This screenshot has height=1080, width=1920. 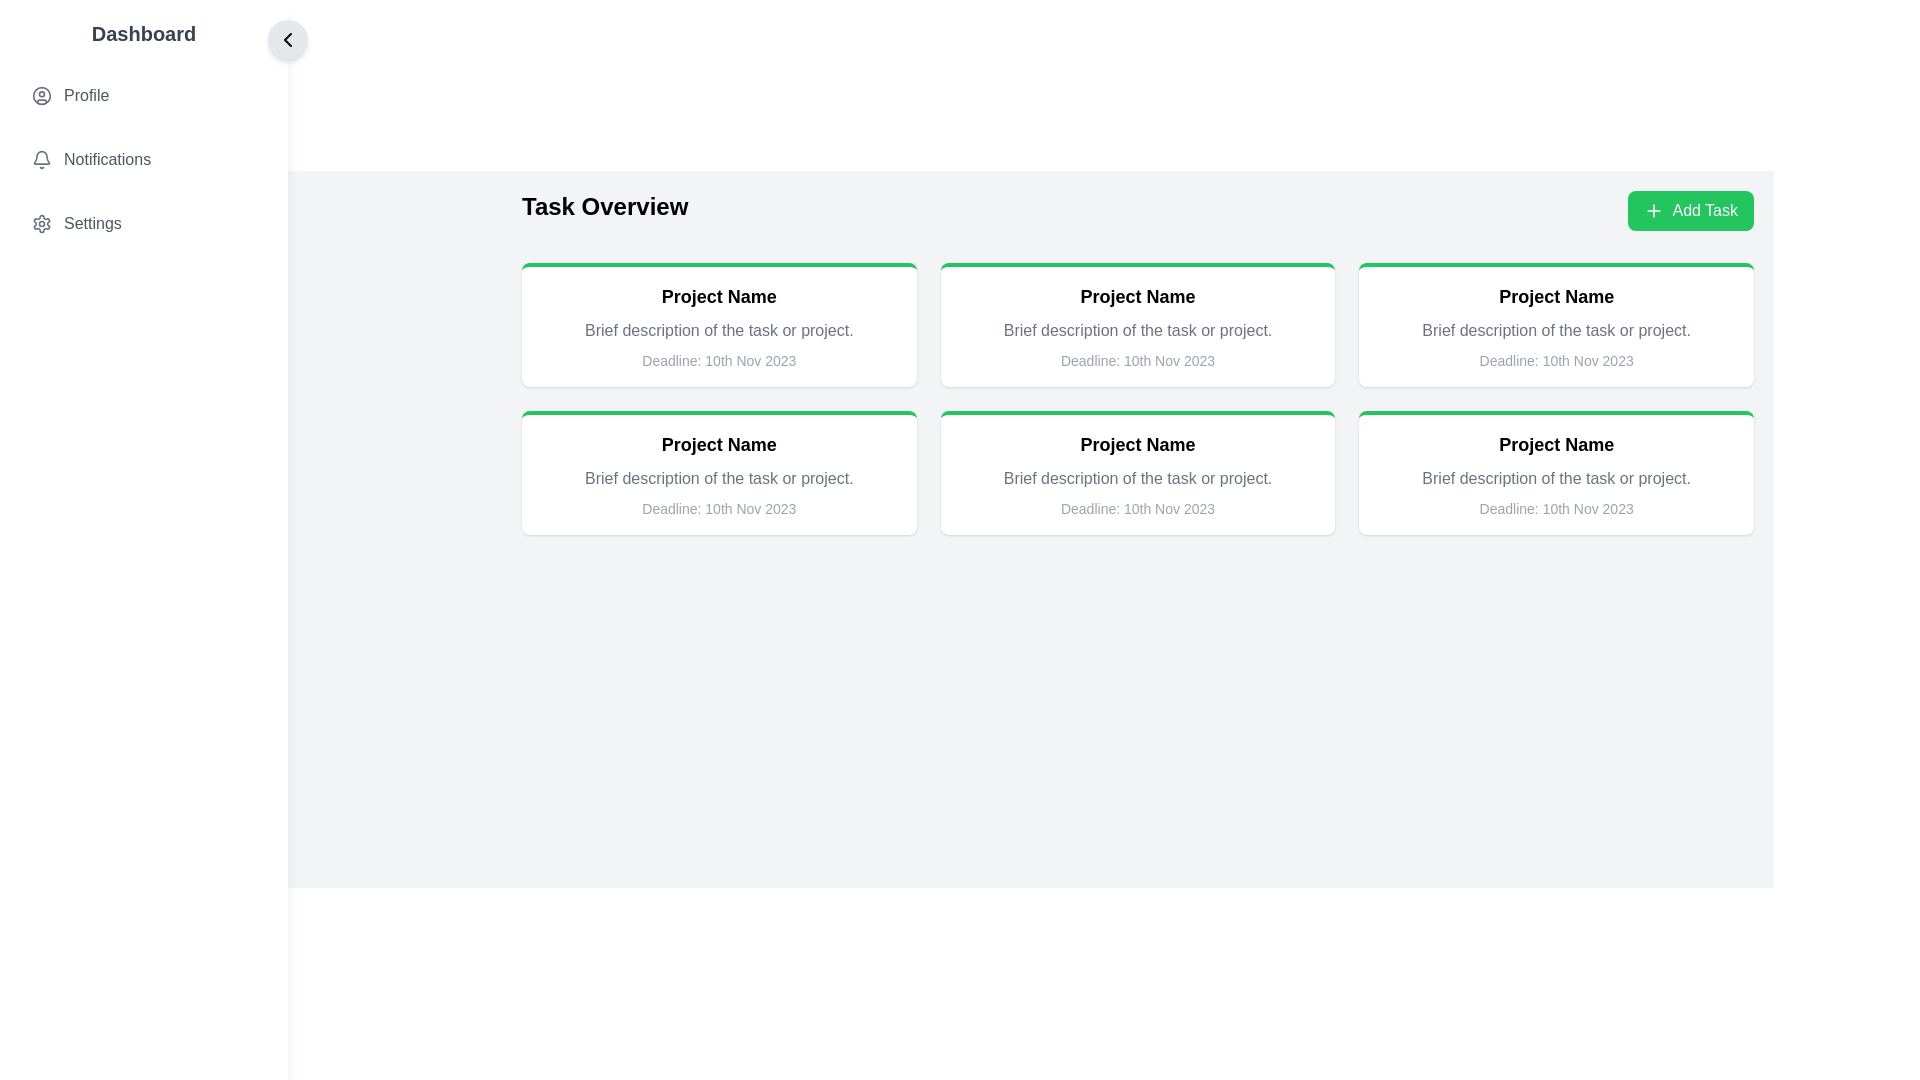 I want to click on text that provides a concise overview or explanation about the associated project or task, located in the center section of the first project card in the task overview, so click(x=719, y=330).